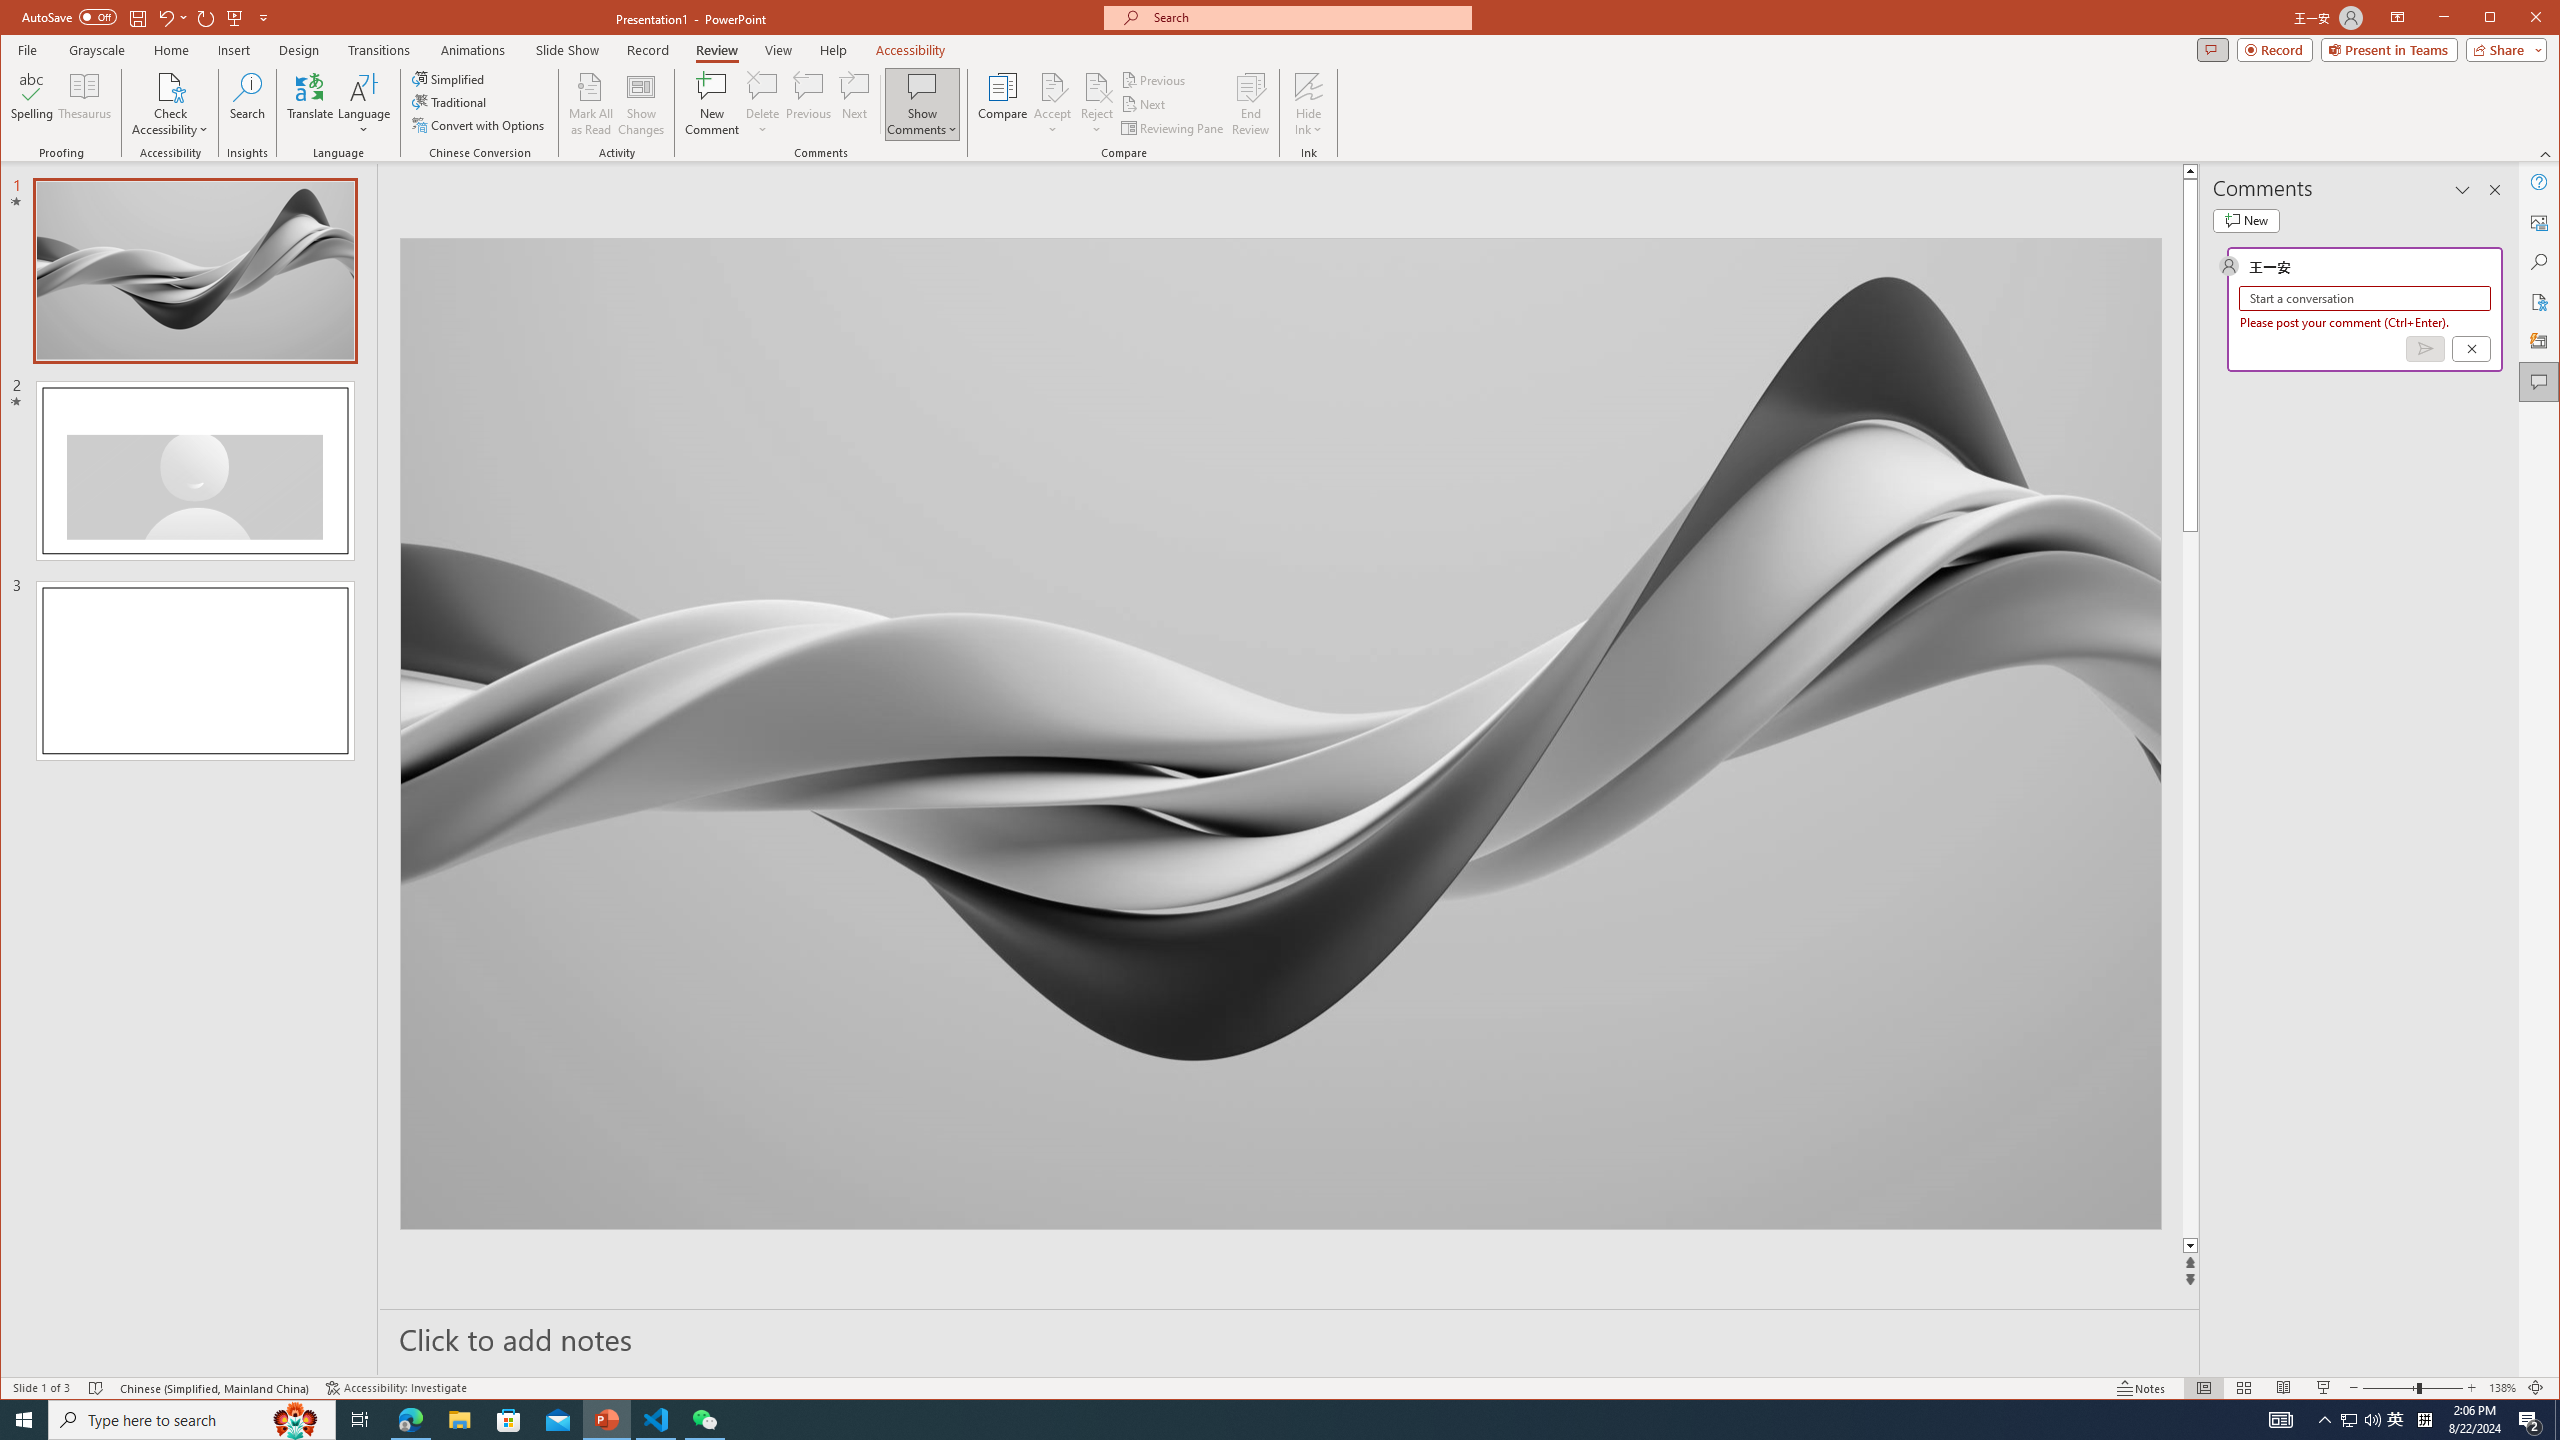 The width and height of the screenshot is (2560, 1440). What do you see at coordinates (2425, 348) in the screenshot?
I see `'Post comment (Ctrl + Enter)'` at bounding box center [2425, 348].